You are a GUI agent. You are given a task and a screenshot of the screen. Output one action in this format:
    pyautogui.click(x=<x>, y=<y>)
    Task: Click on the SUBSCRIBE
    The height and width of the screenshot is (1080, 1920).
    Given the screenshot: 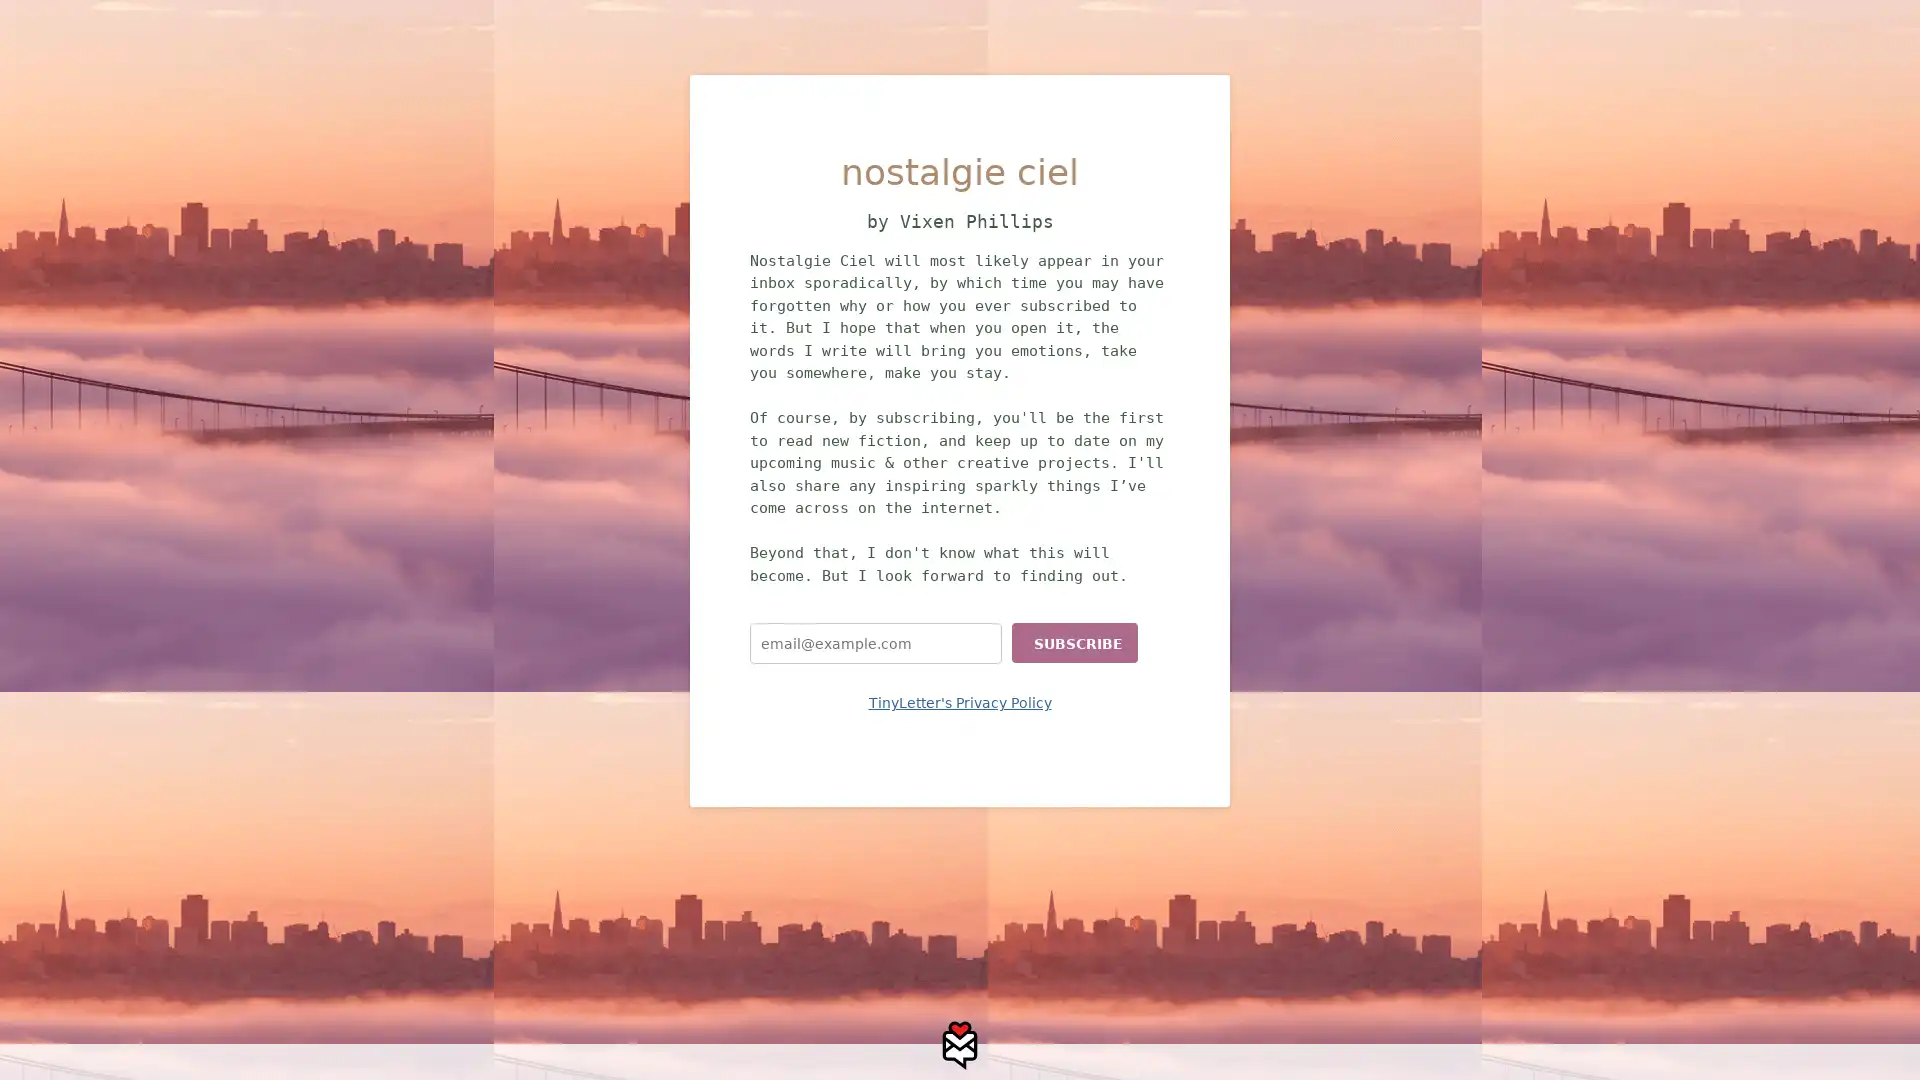 What is the action you would take?
    pyautogui.click(x=1074, y=643)
    